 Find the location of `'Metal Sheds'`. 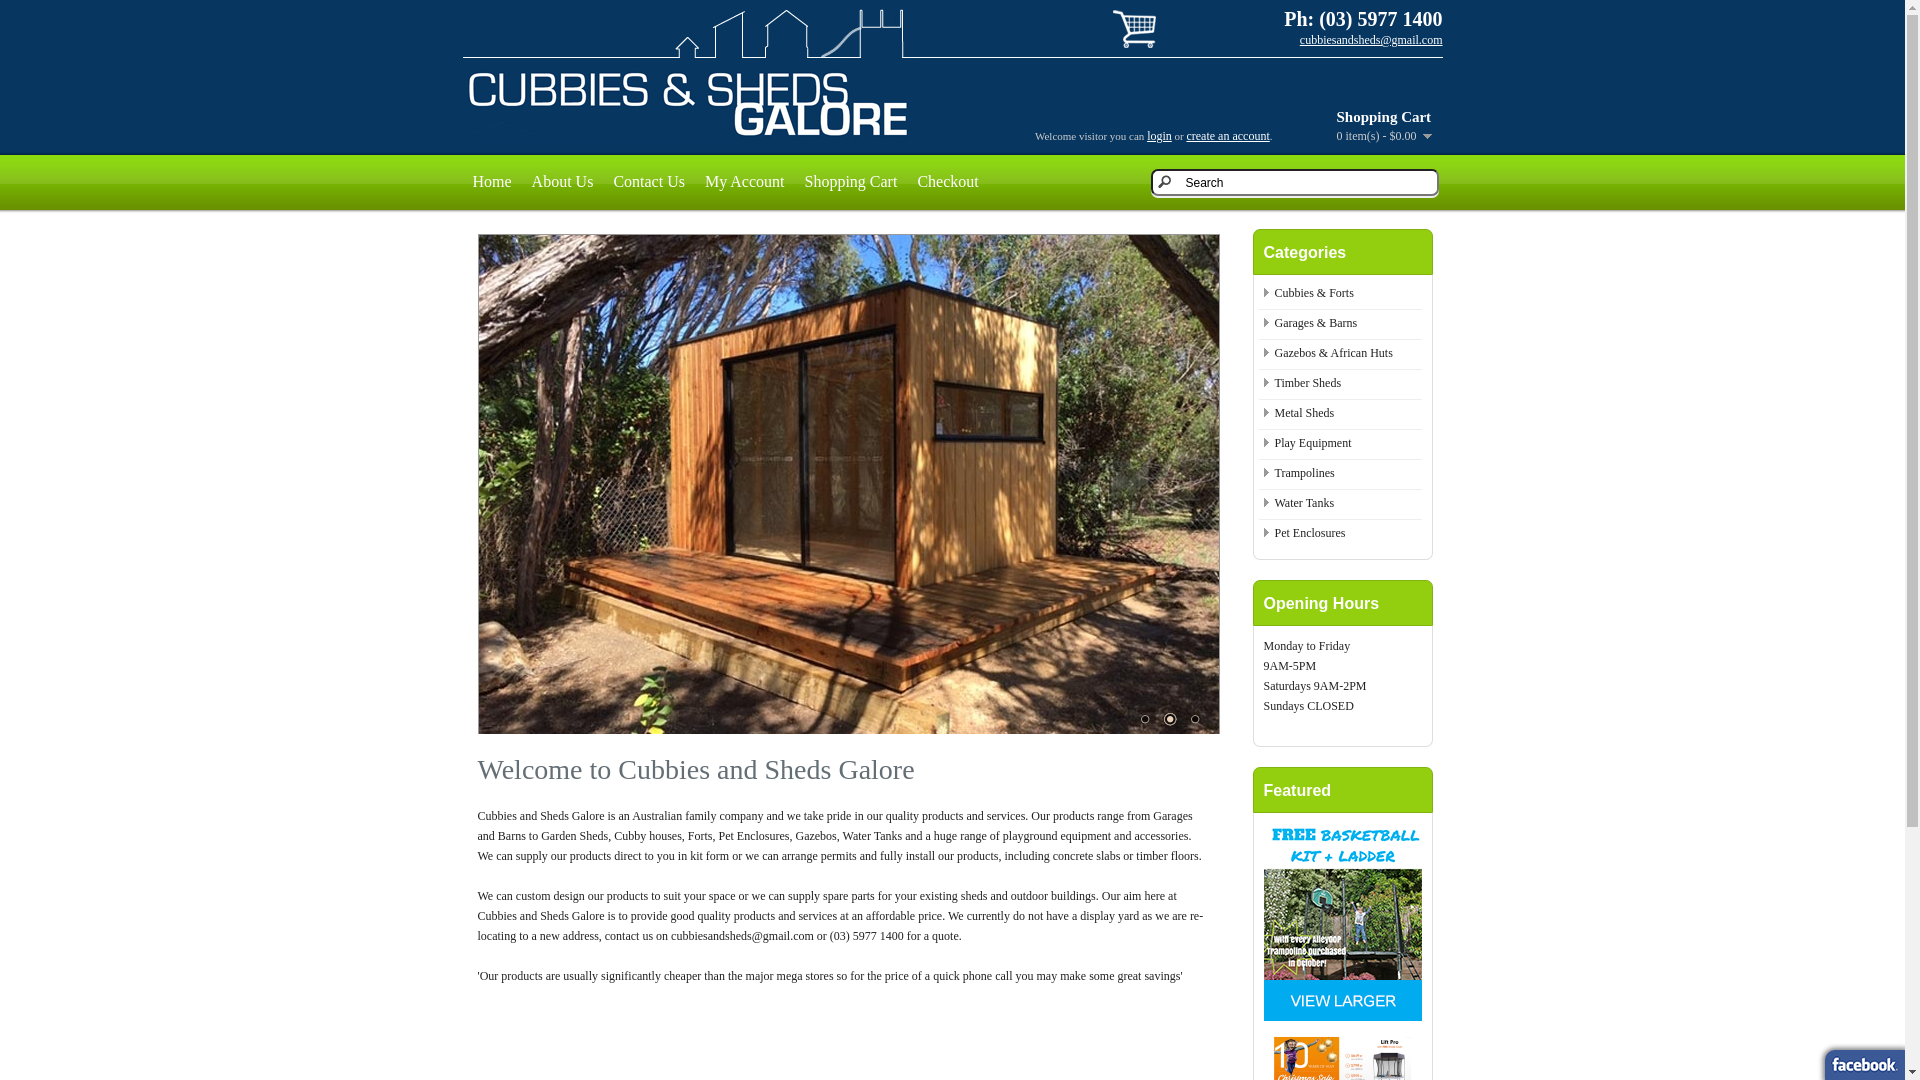

'Metal Sheds' is located at coordinates (1304, 411).